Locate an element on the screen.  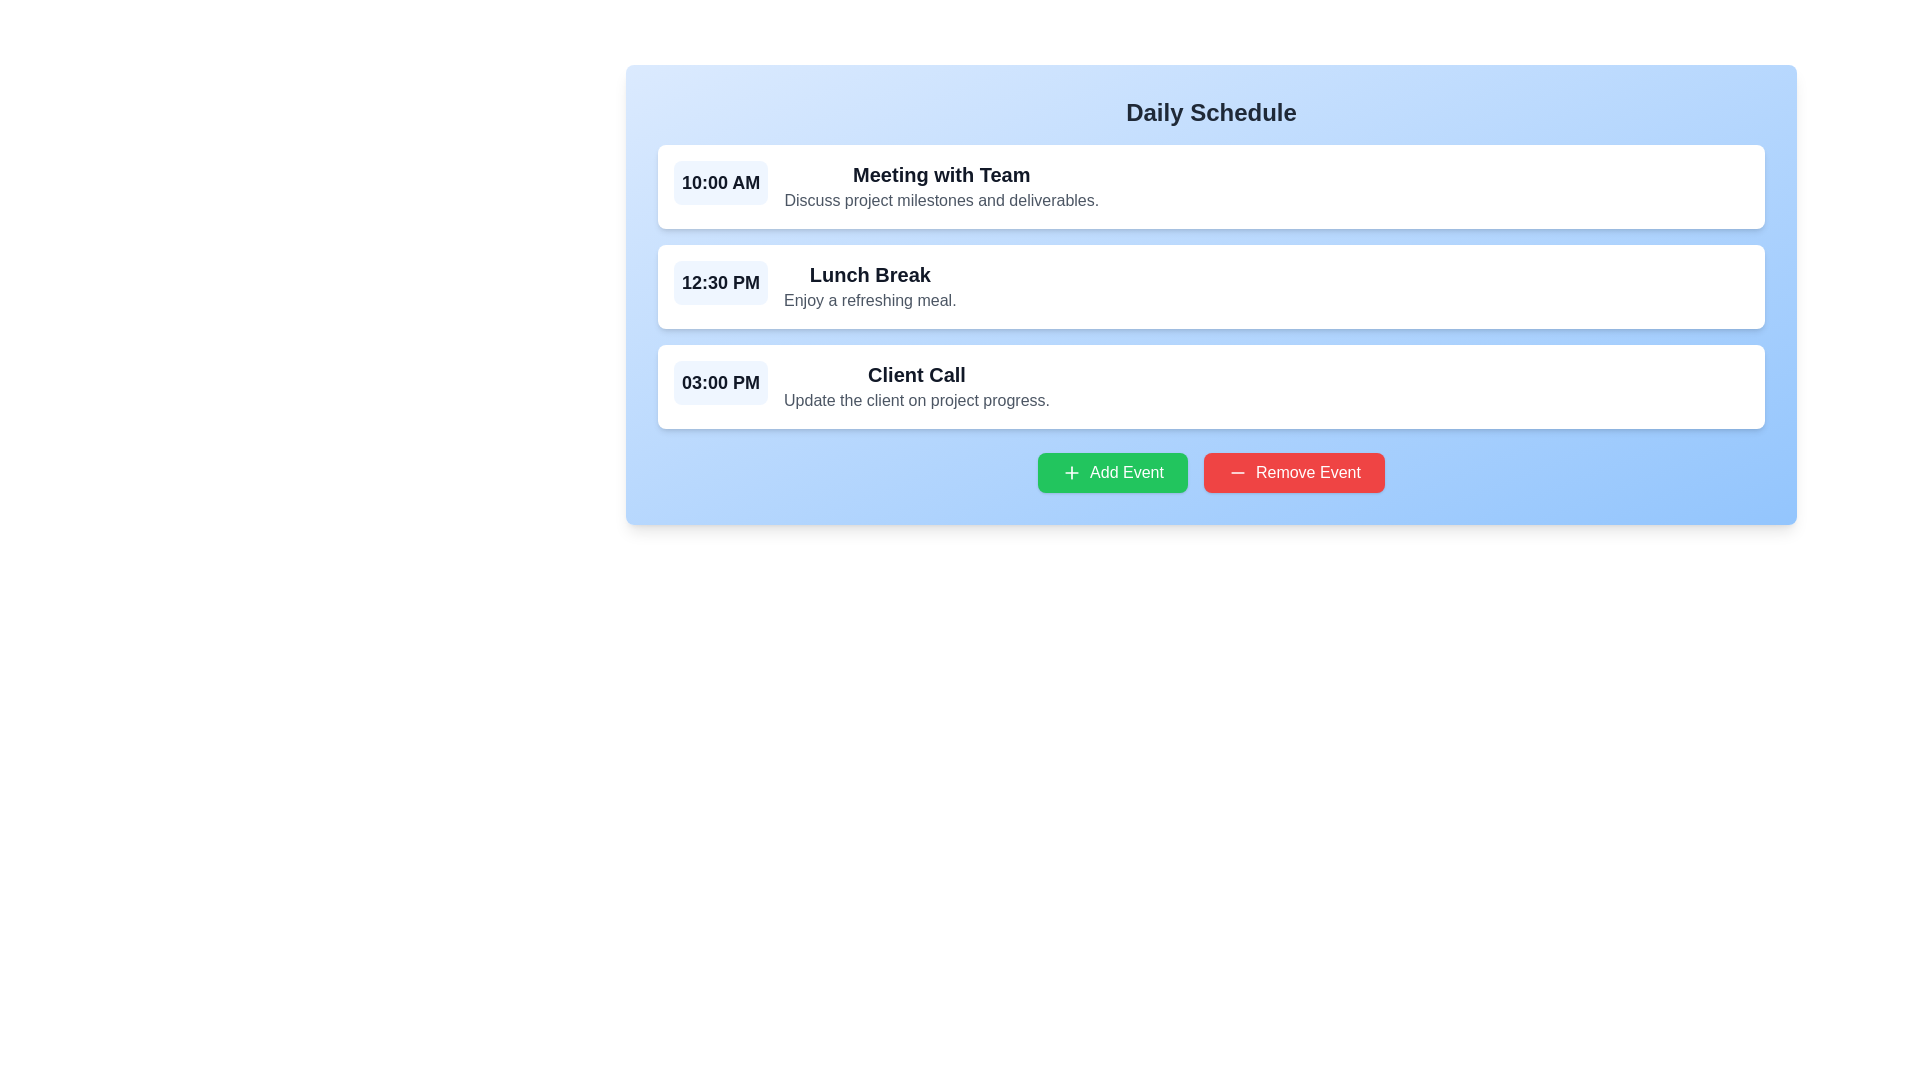
the Text Label displaying 'Enjoy a refreshing meal.' located under the 'Lunch Break' title in the schedule interface is located at coordinates (870, 300).